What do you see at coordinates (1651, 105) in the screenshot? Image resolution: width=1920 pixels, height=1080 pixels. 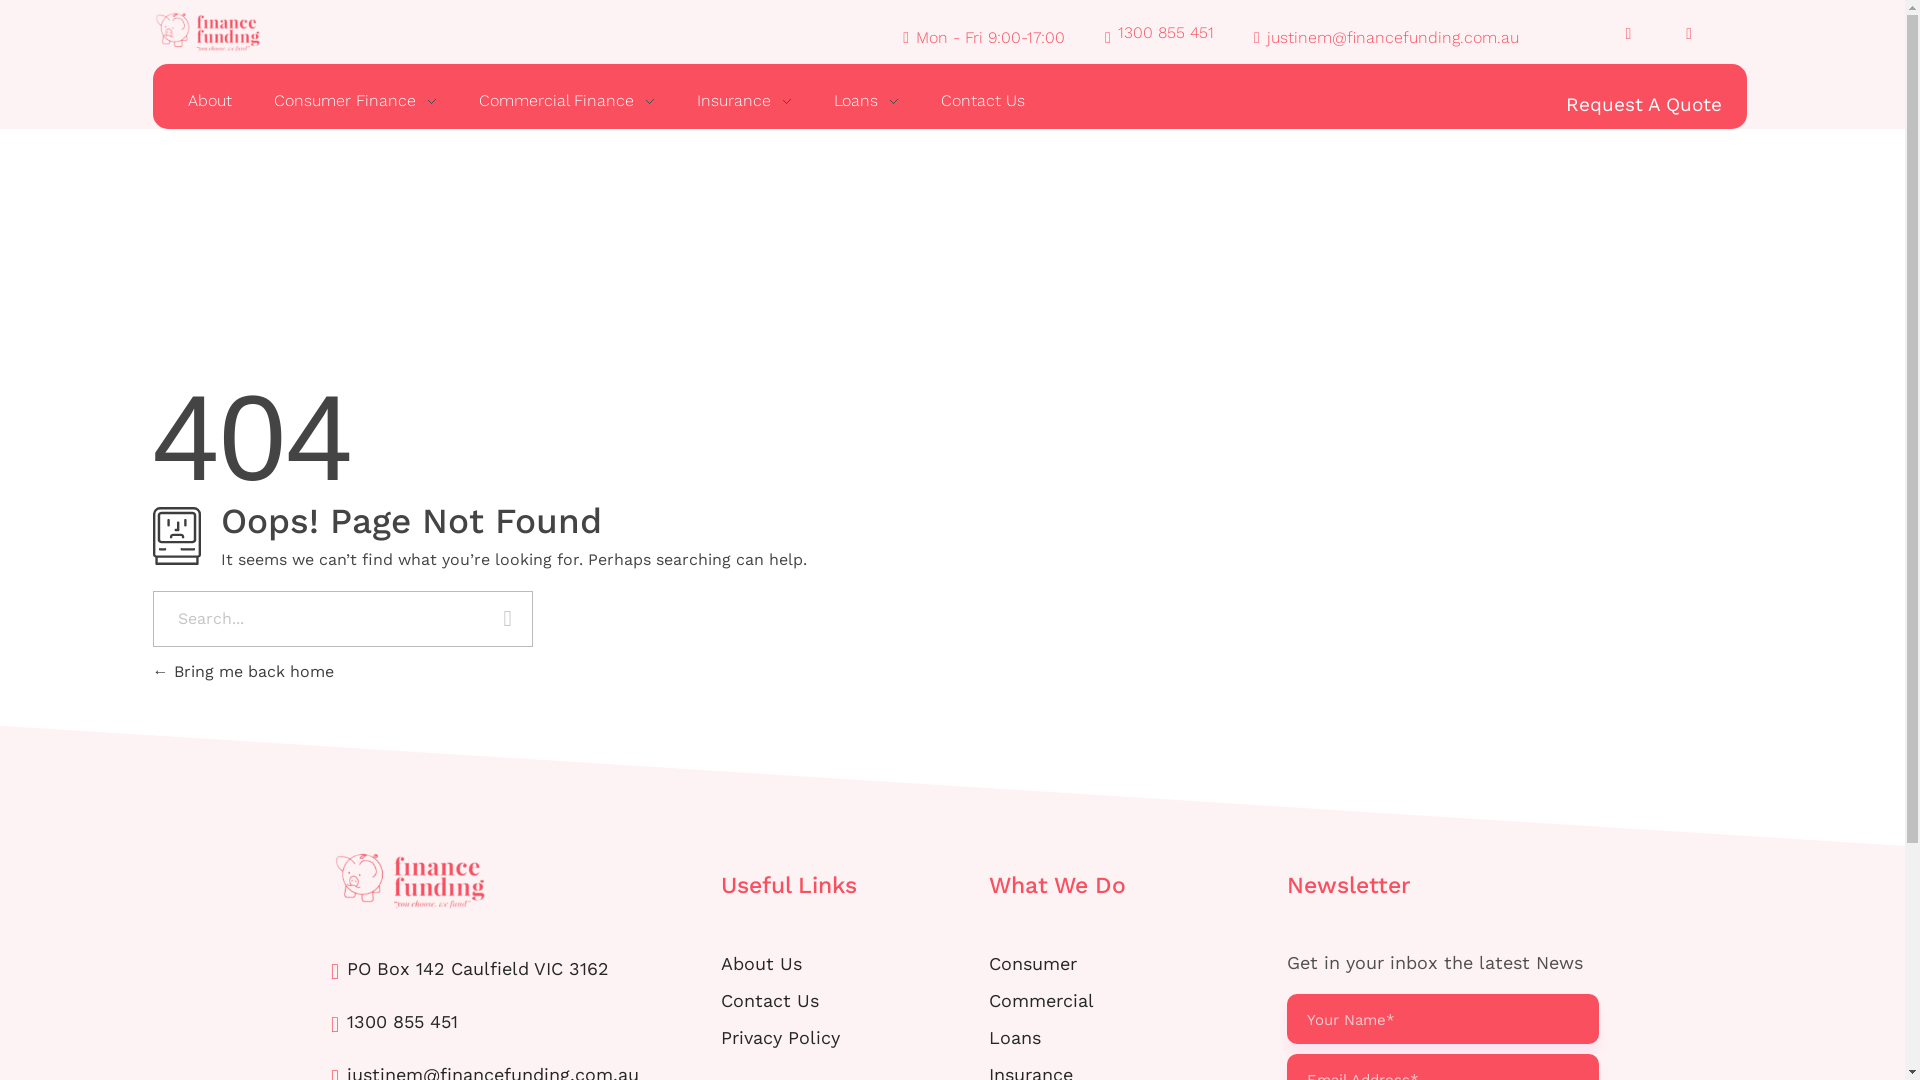 I see `'Request A Quote'` at bounding box center [1651, 105].